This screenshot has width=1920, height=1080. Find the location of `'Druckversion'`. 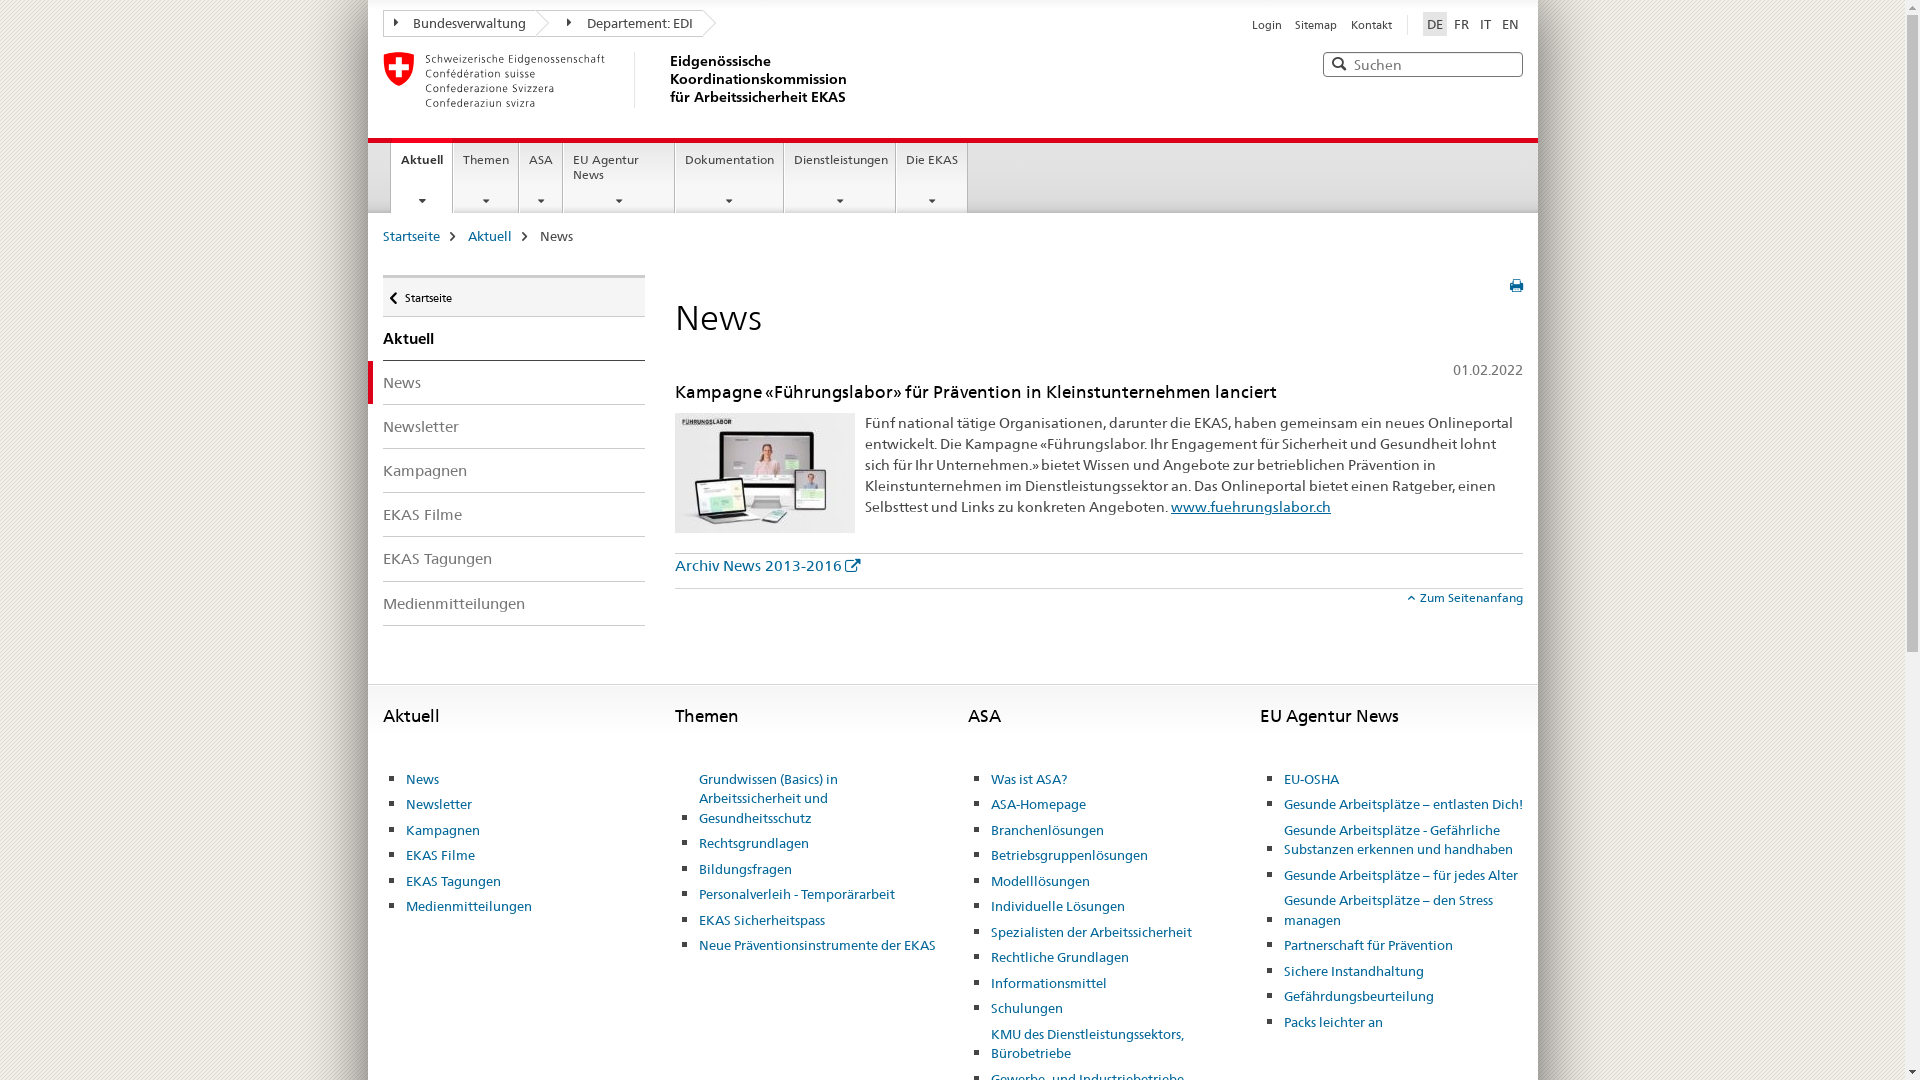

'Druckversion' is located at coordinates (1510, 285).